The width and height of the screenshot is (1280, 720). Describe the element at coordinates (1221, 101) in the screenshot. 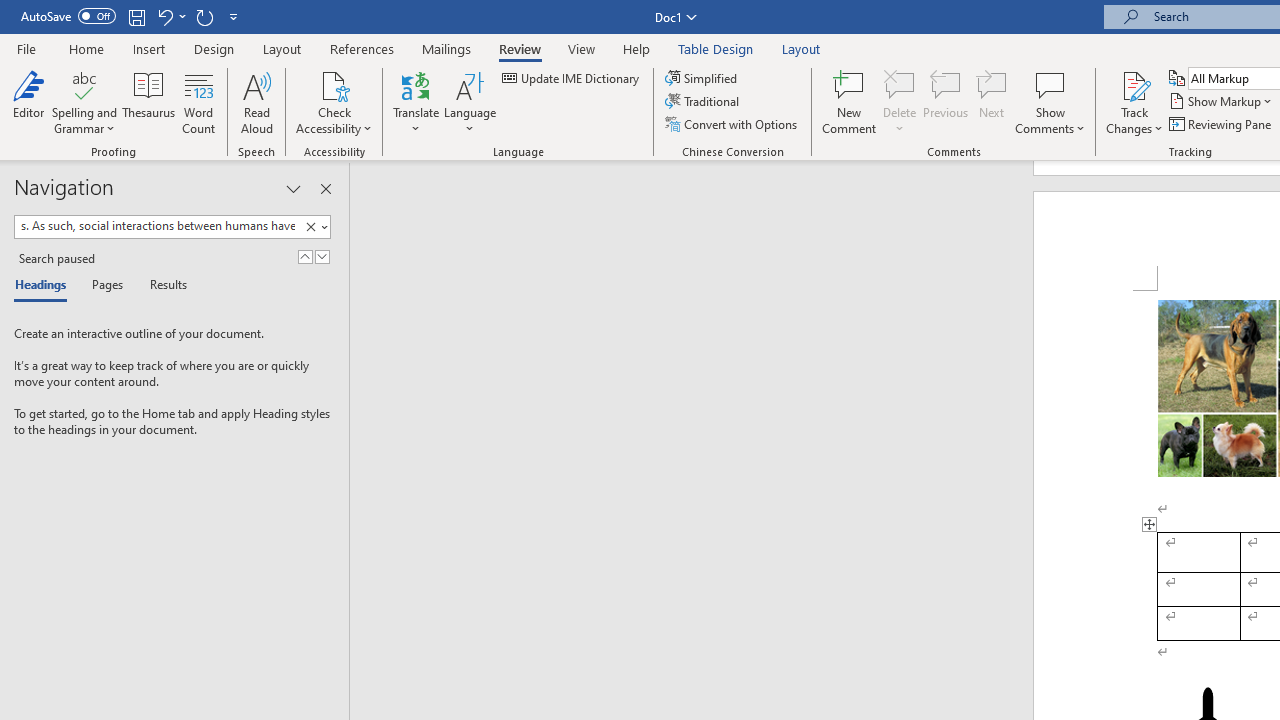

I see `'Show Markup'` at that location.